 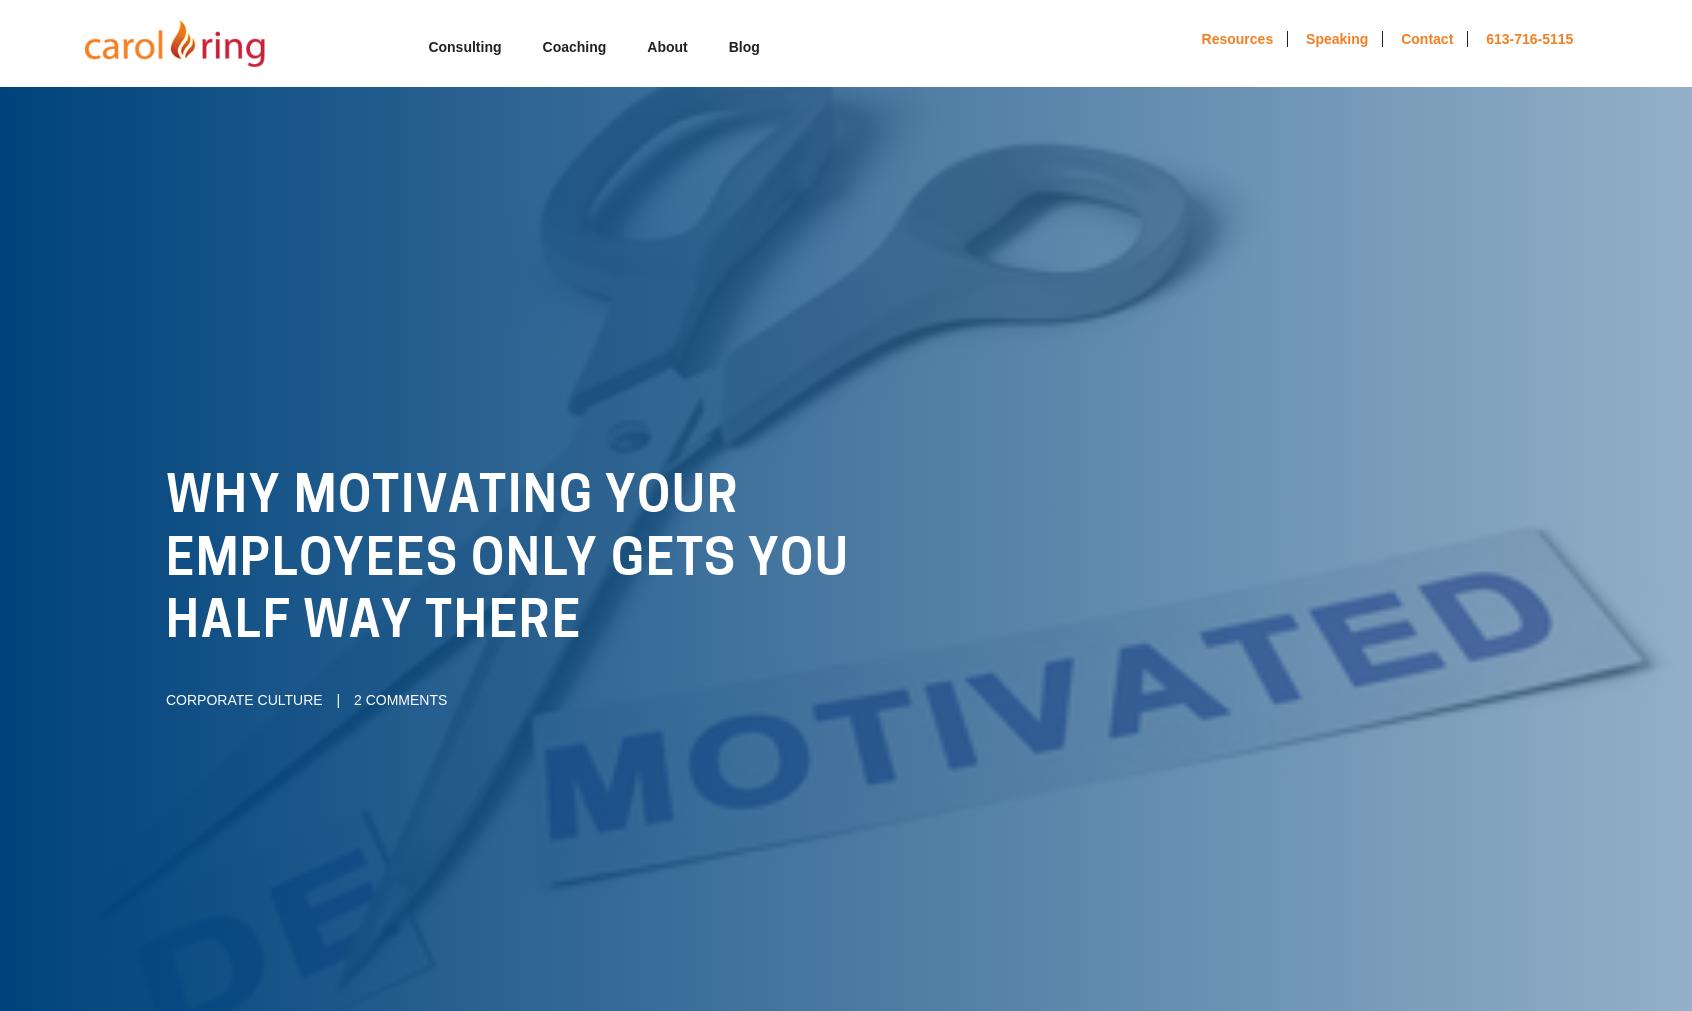 I want to click on 'Contact', so click(x=1426, y=37).